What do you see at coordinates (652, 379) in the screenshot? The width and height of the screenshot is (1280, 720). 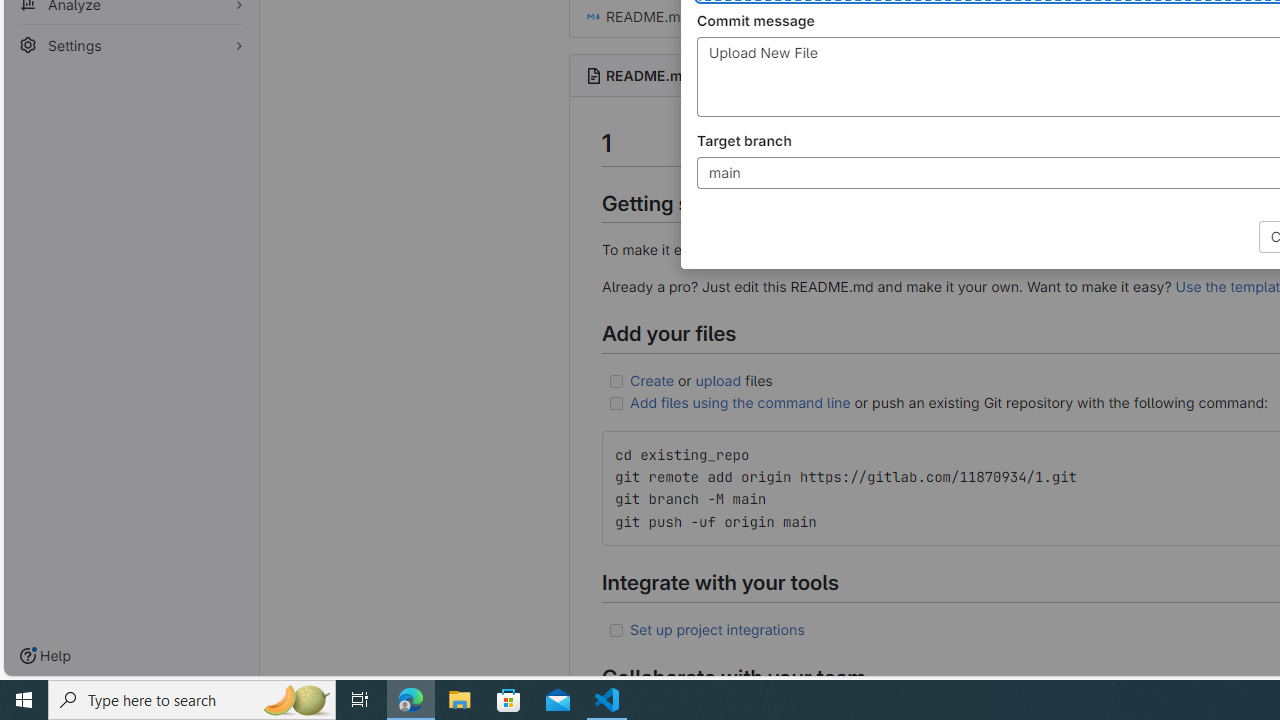 I see `'Create'` at bounding box center [652, 379].